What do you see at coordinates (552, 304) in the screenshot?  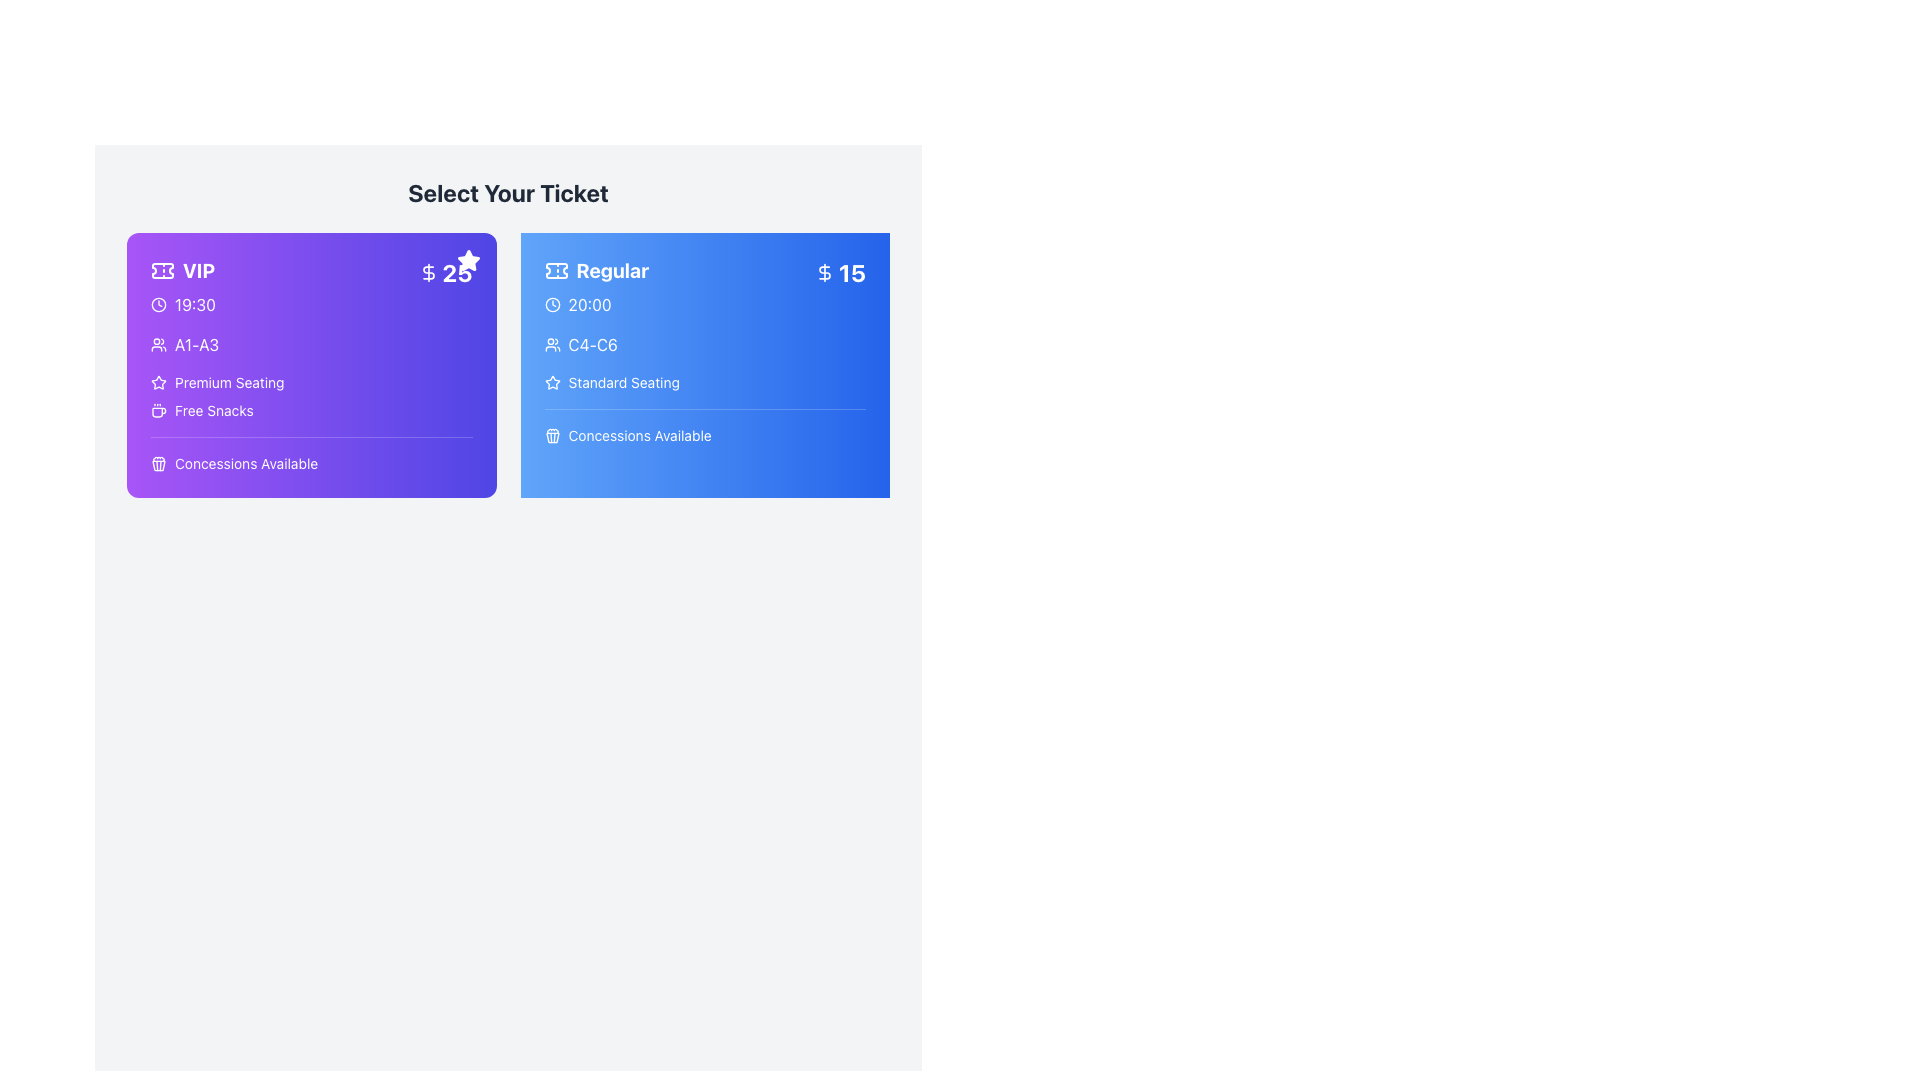 I see `the time-related icon located within the 'Regular' ticket card, next to the time text '20:00'` at bounding box center [552, 304].